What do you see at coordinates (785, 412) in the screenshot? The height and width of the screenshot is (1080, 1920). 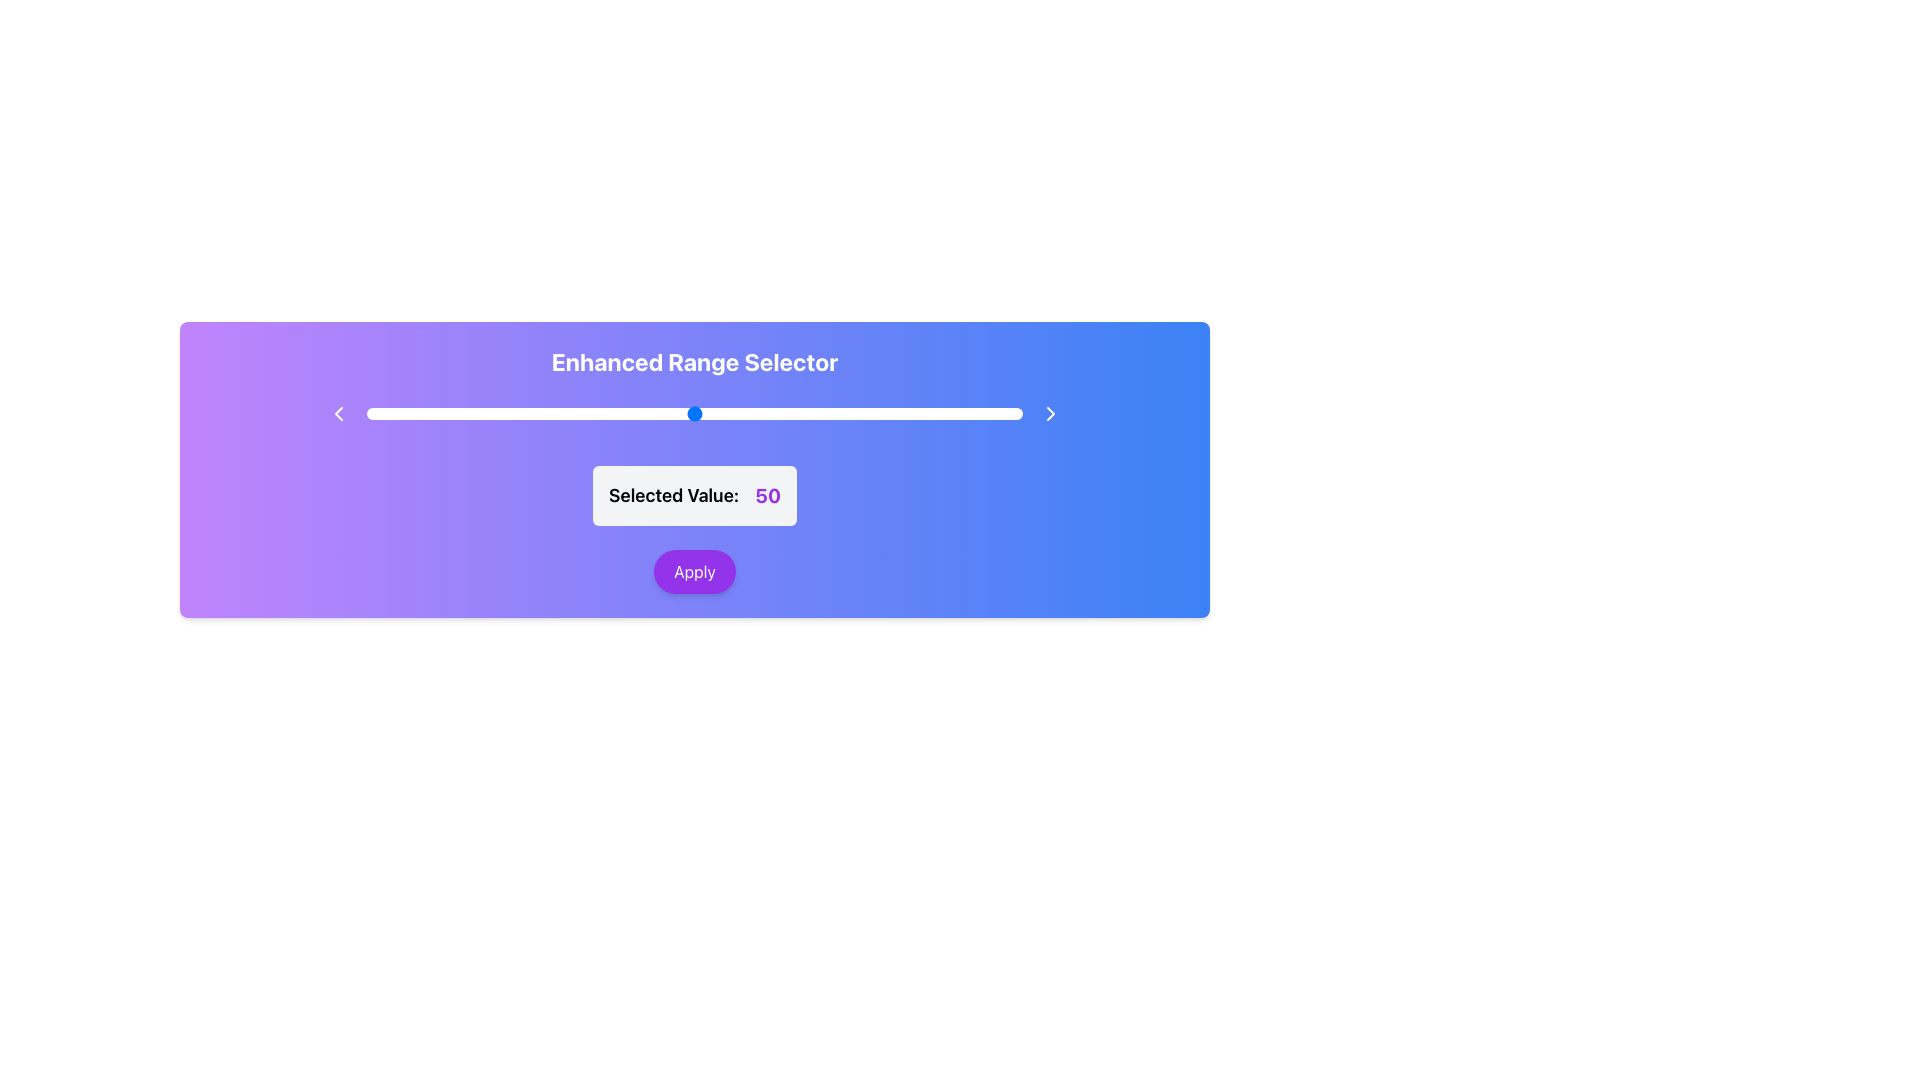 I see `the range slider` at bounding box center [785, 412].